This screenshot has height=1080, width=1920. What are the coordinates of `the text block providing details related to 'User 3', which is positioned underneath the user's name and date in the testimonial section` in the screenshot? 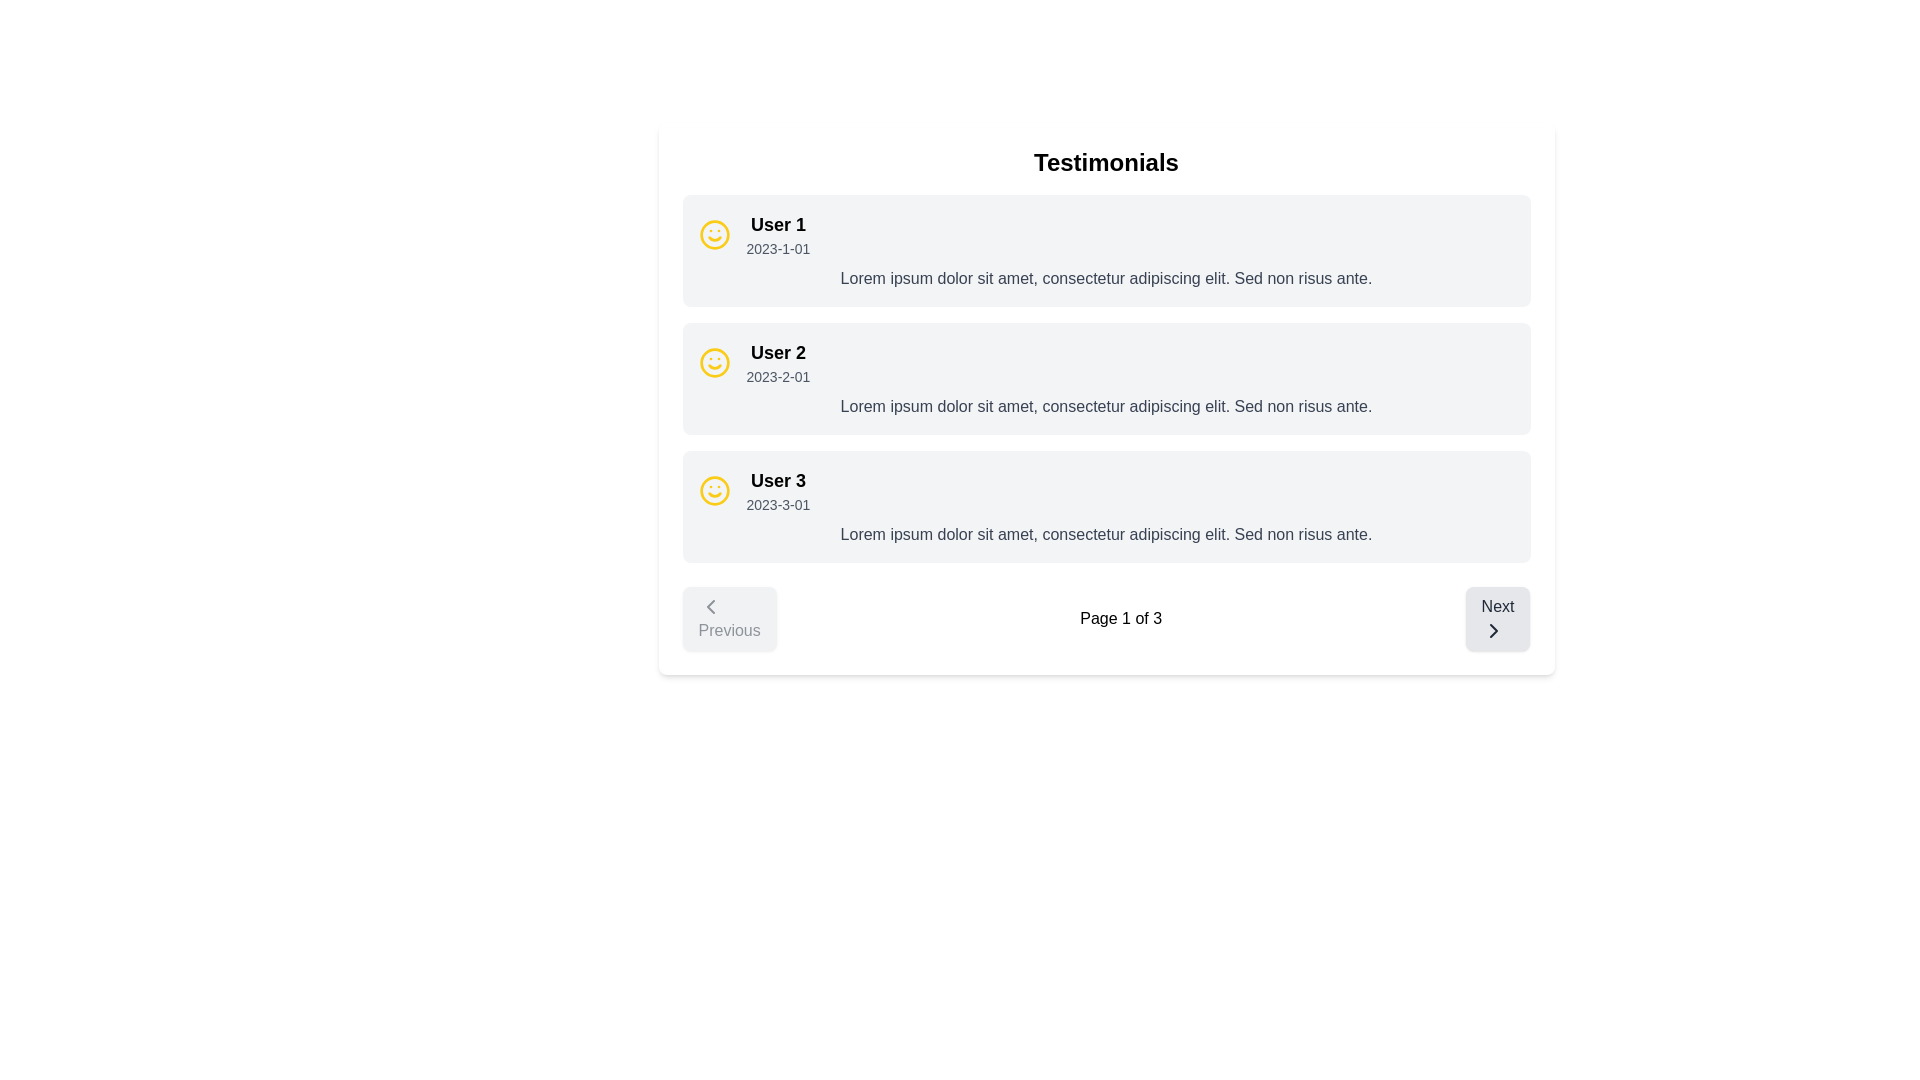 It's located at (1105, 534).